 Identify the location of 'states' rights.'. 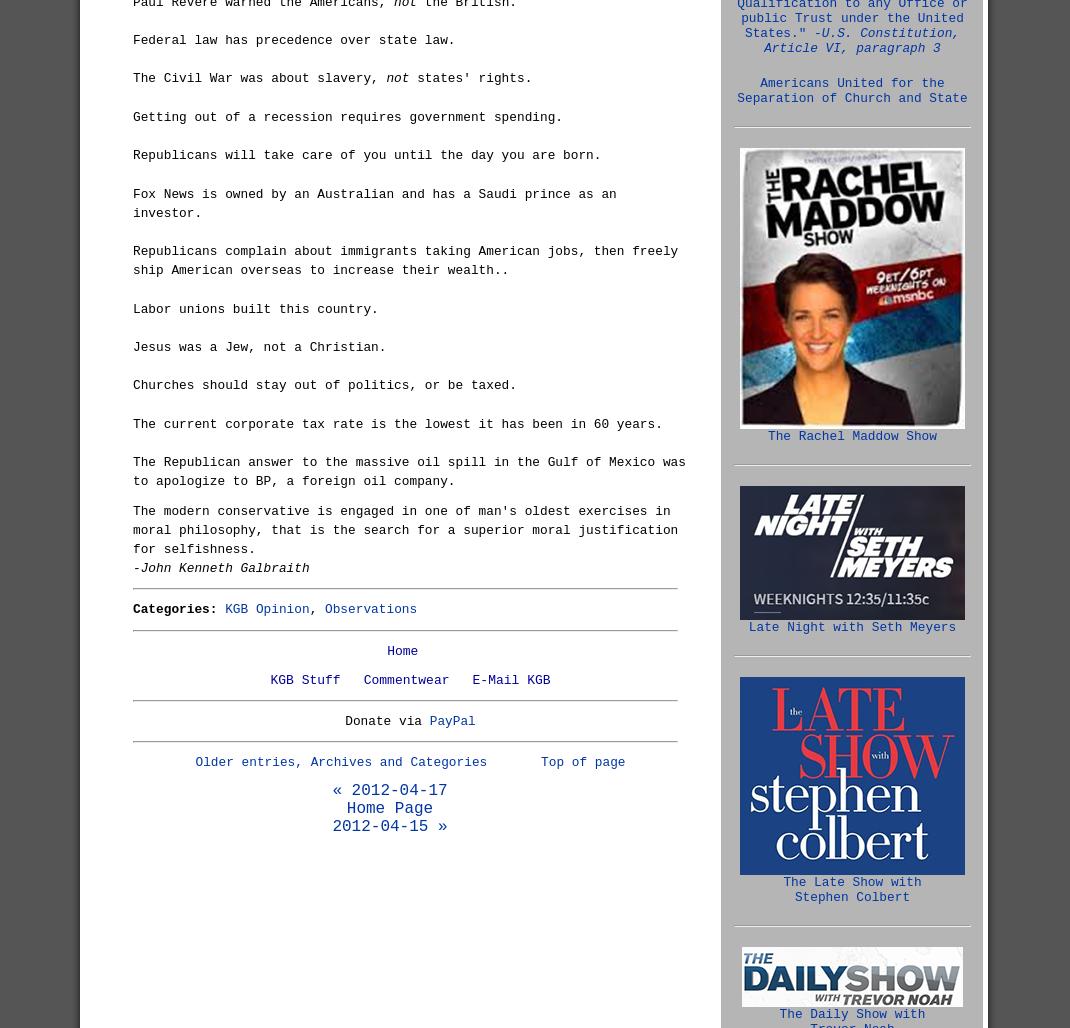
(470, 77).